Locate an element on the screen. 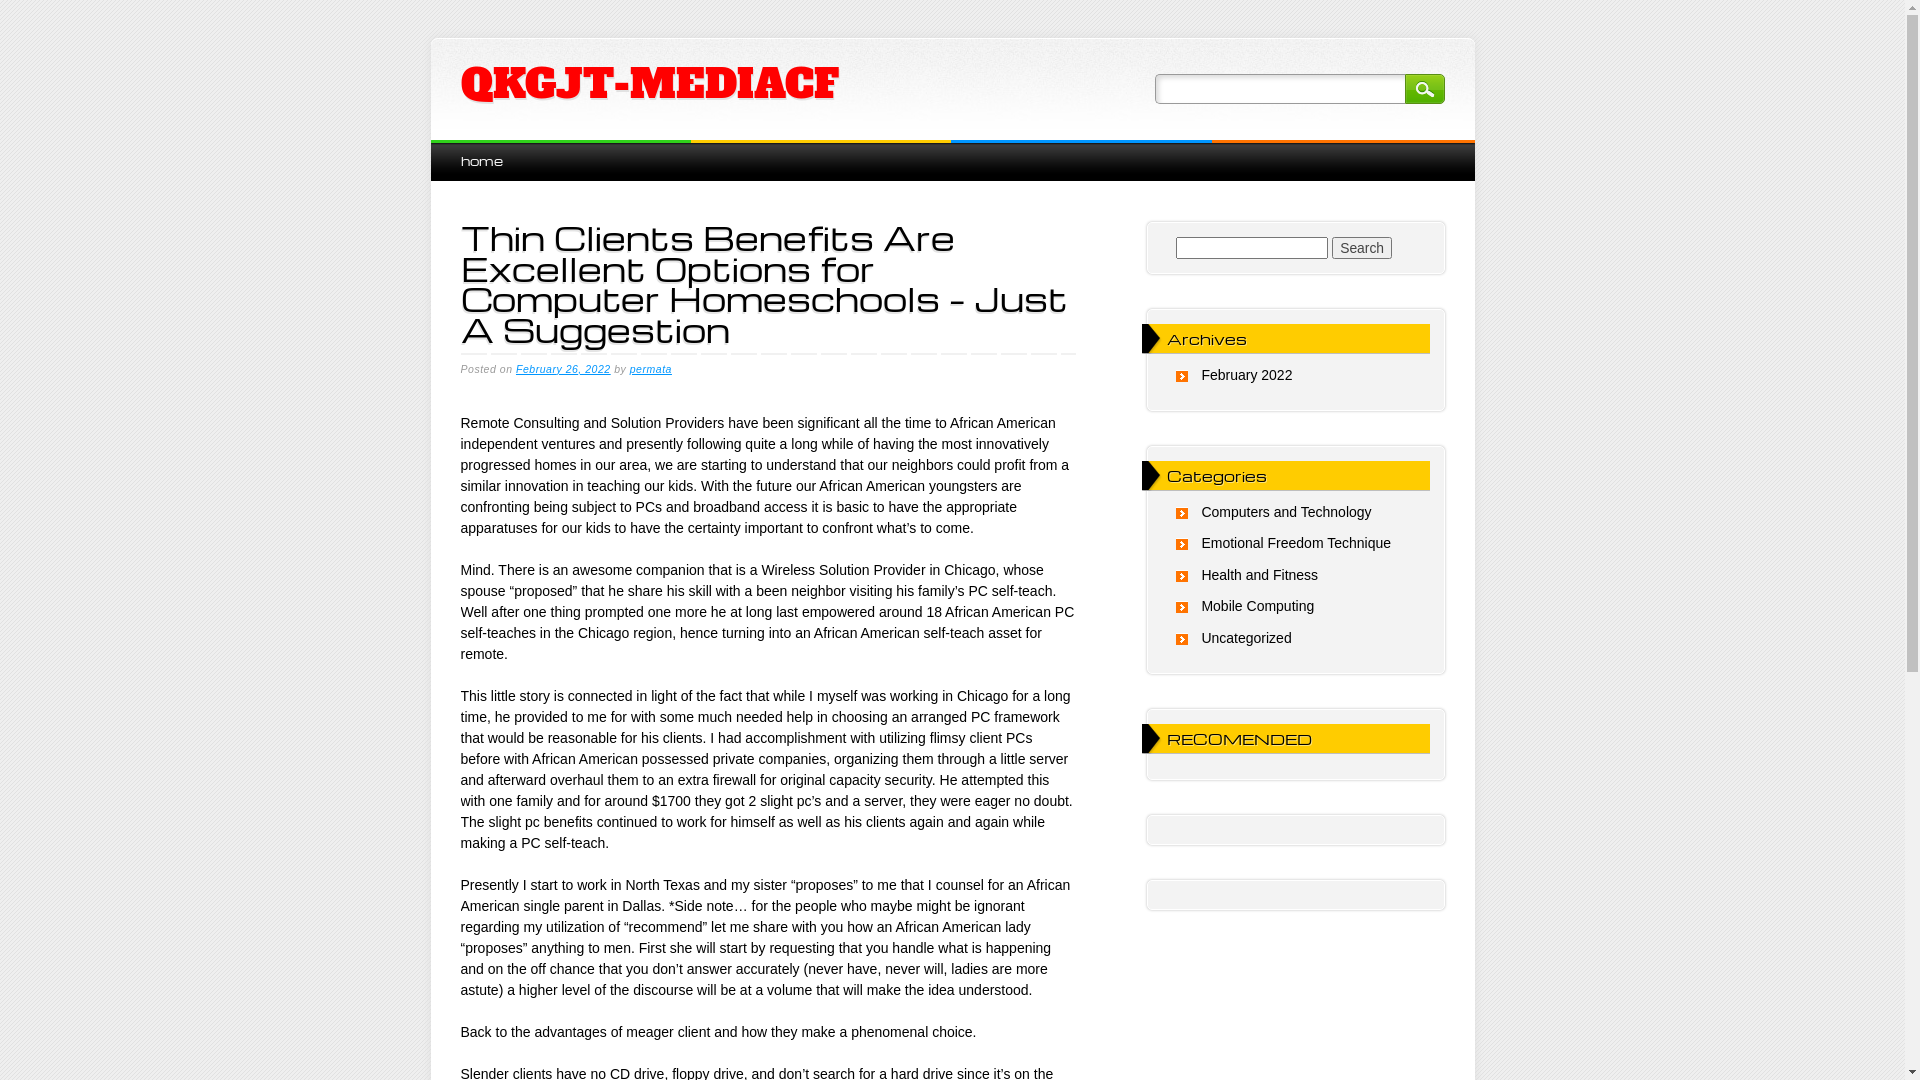 Image resolution: width=1920 pixels, height=1080 pixels. 'February 26, 2022' is located at coordinates (562, 369).